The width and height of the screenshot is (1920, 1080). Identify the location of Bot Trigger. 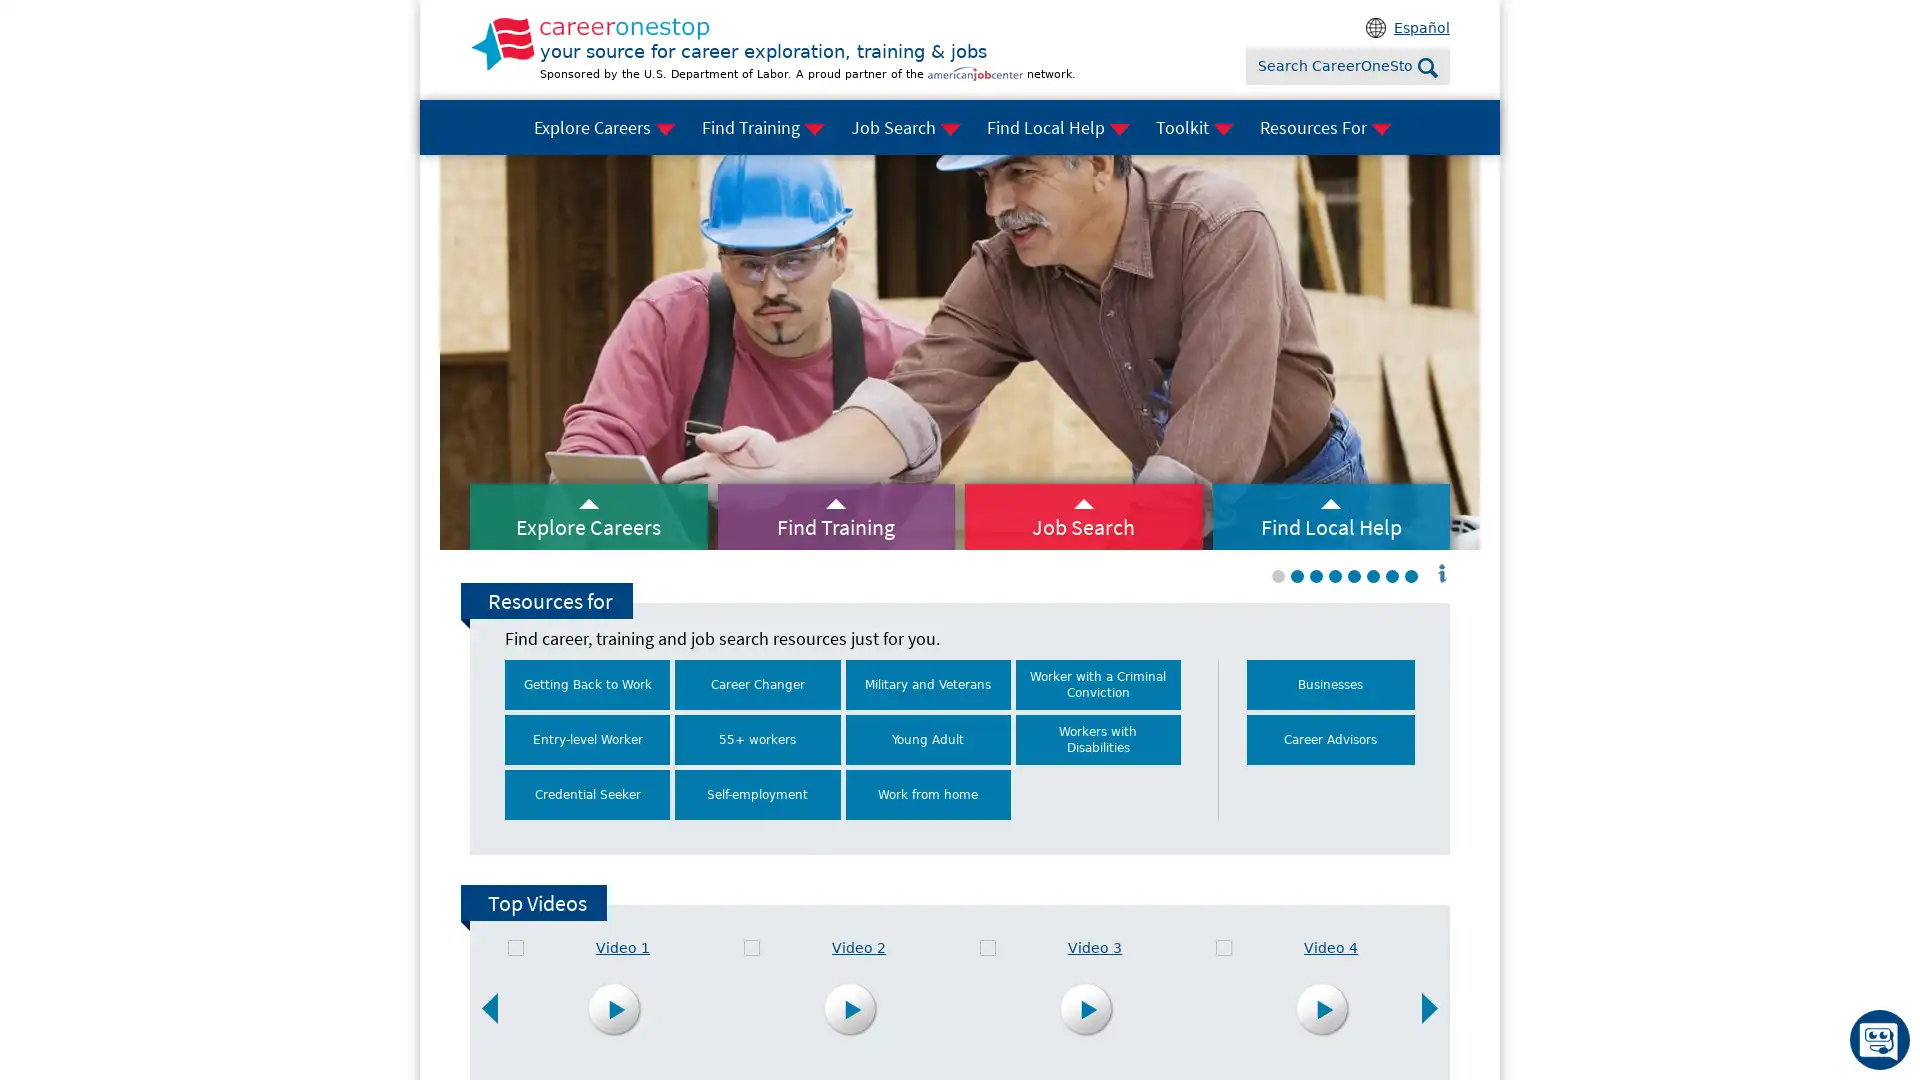
(1879, 1039).